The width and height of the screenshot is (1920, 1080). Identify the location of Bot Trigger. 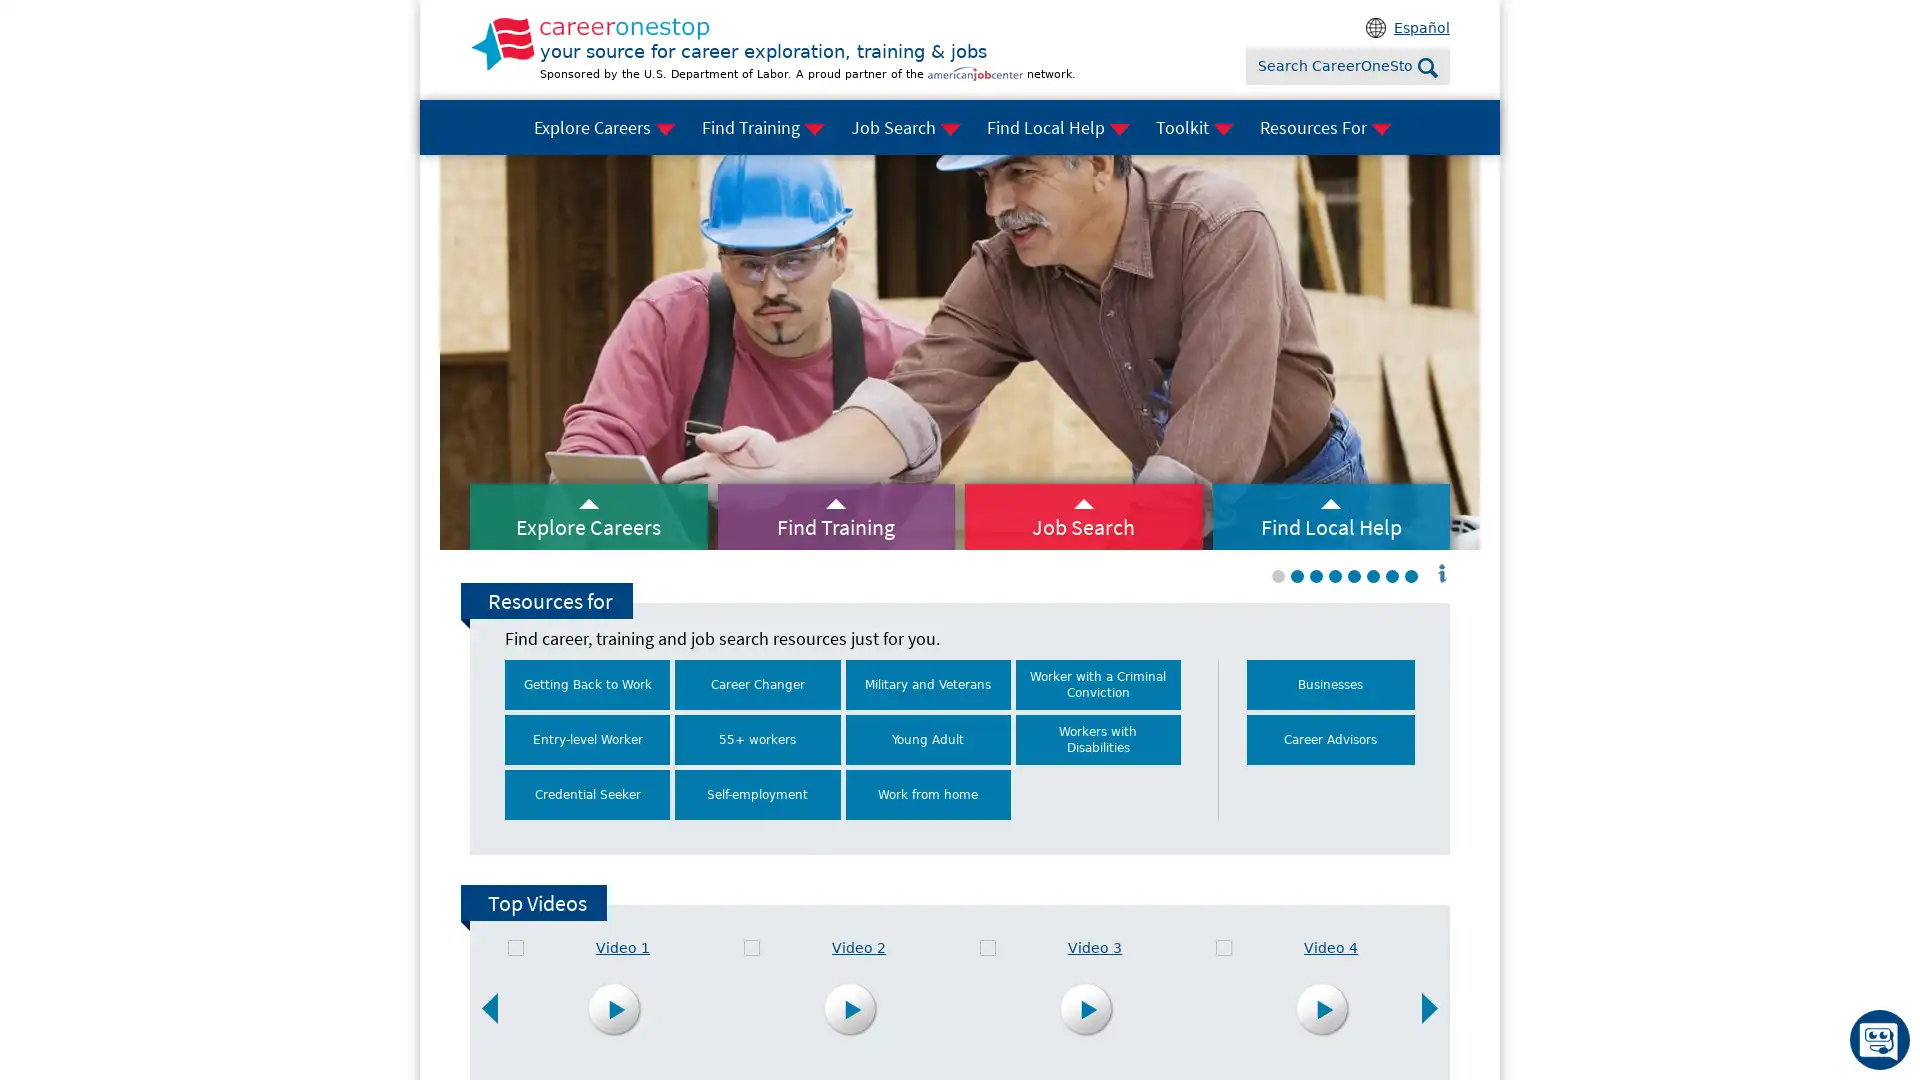
(1879, 1039).